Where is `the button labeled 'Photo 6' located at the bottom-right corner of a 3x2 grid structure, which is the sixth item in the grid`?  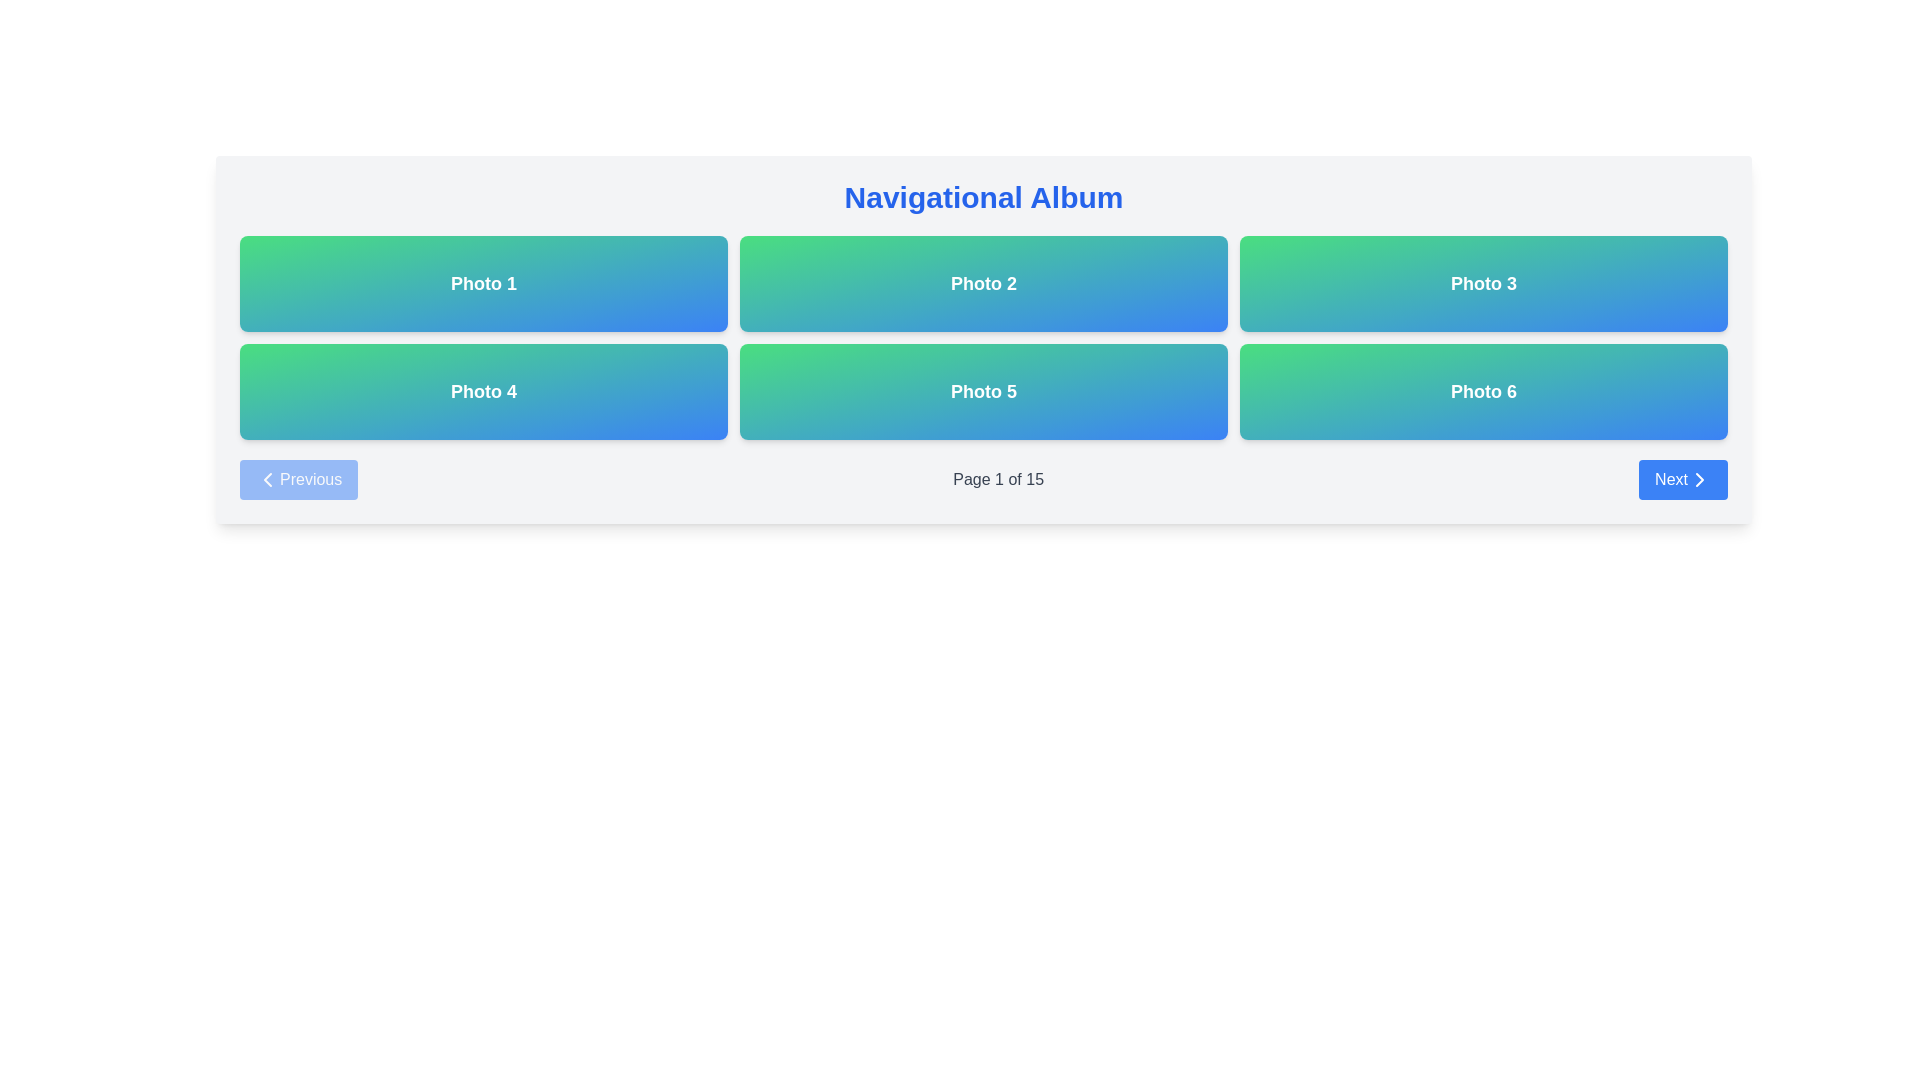 the button labeled 'Photo 6' located at the bottom-right corner of a 3x2 grid structure, which is the sixth item in the grid is located at coordinates (1483, 392).